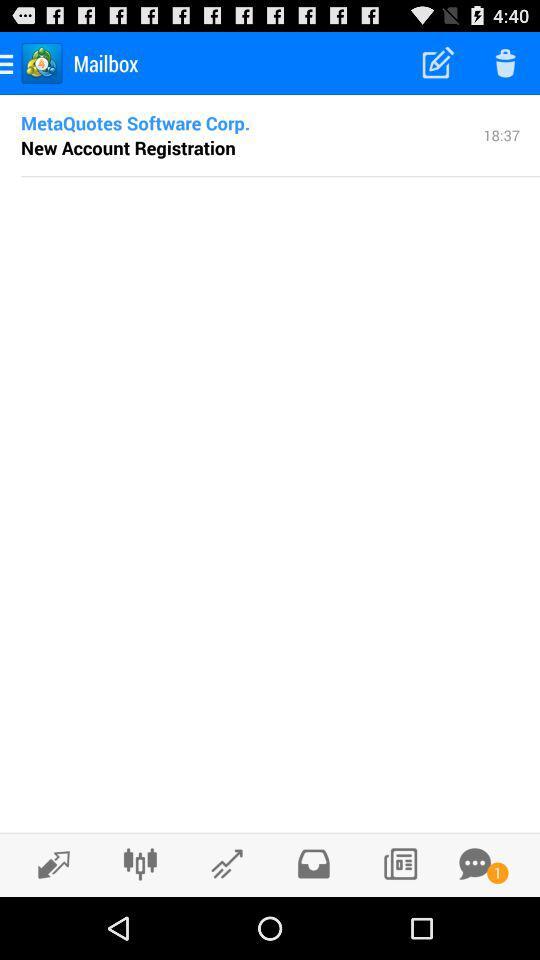 The height and width of the screenshot is (960, 540). Describe the element at coordinates (135, 121) in the screenshot. I see `metaquotes software corp.` at that location.